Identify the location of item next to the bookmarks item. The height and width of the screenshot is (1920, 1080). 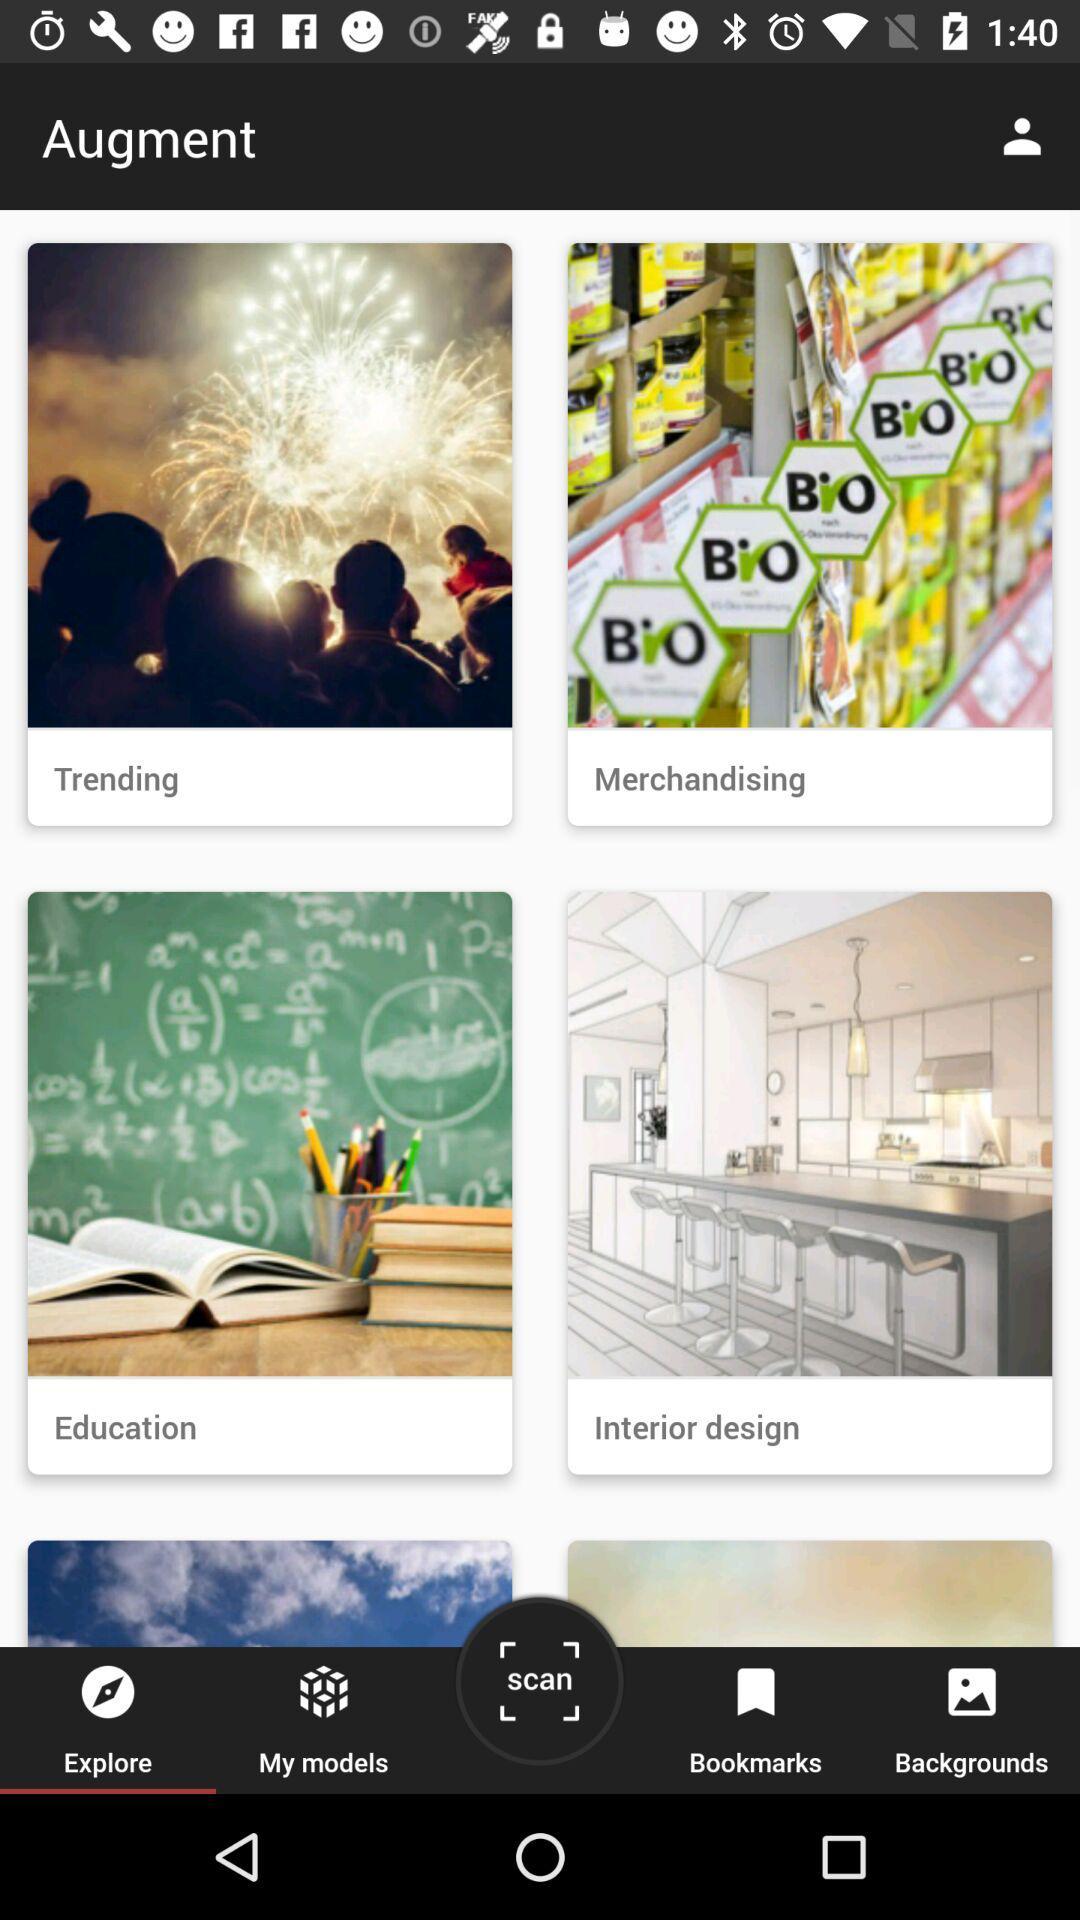
(538, 1688).